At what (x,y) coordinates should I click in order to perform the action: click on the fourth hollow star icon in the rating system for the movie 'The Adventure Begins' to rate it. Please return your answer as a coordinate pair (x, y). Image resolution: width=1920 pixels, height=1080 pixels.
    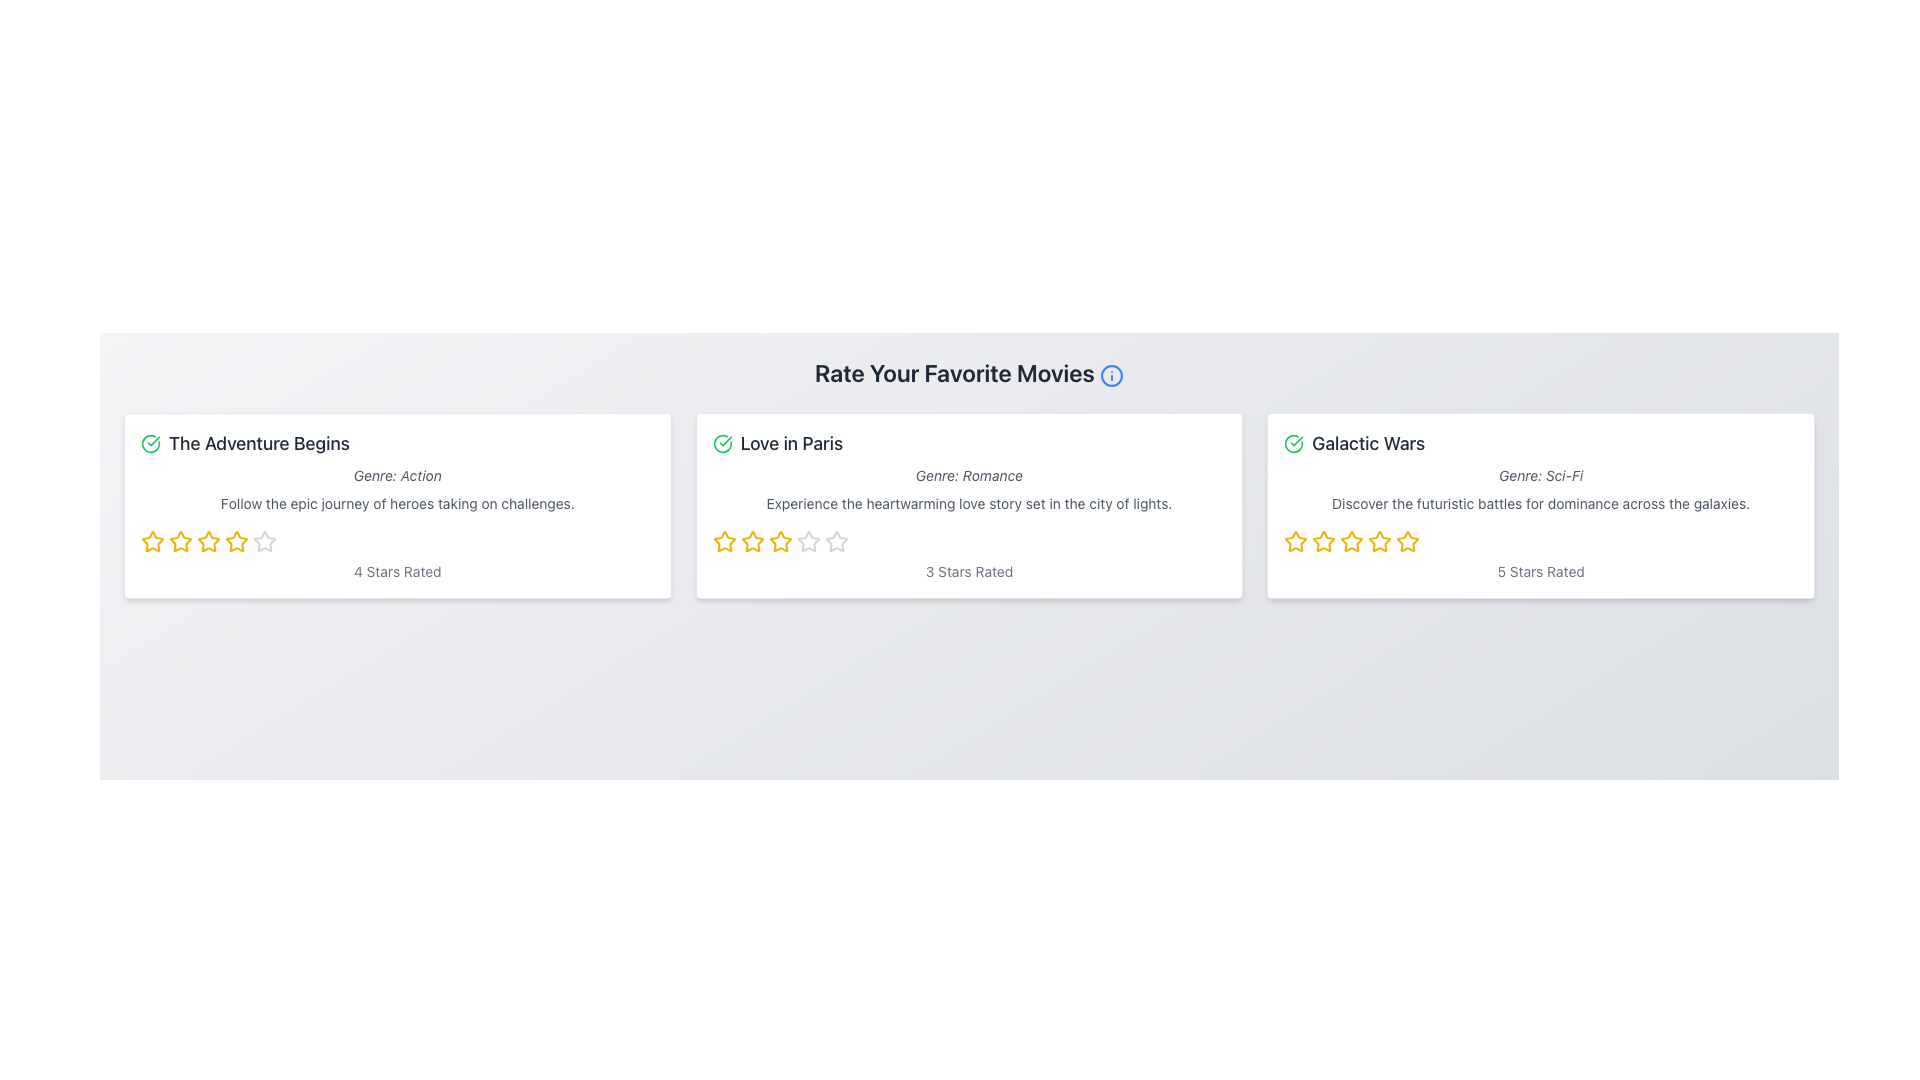
    Looking at the image, I should click on (263, 541).